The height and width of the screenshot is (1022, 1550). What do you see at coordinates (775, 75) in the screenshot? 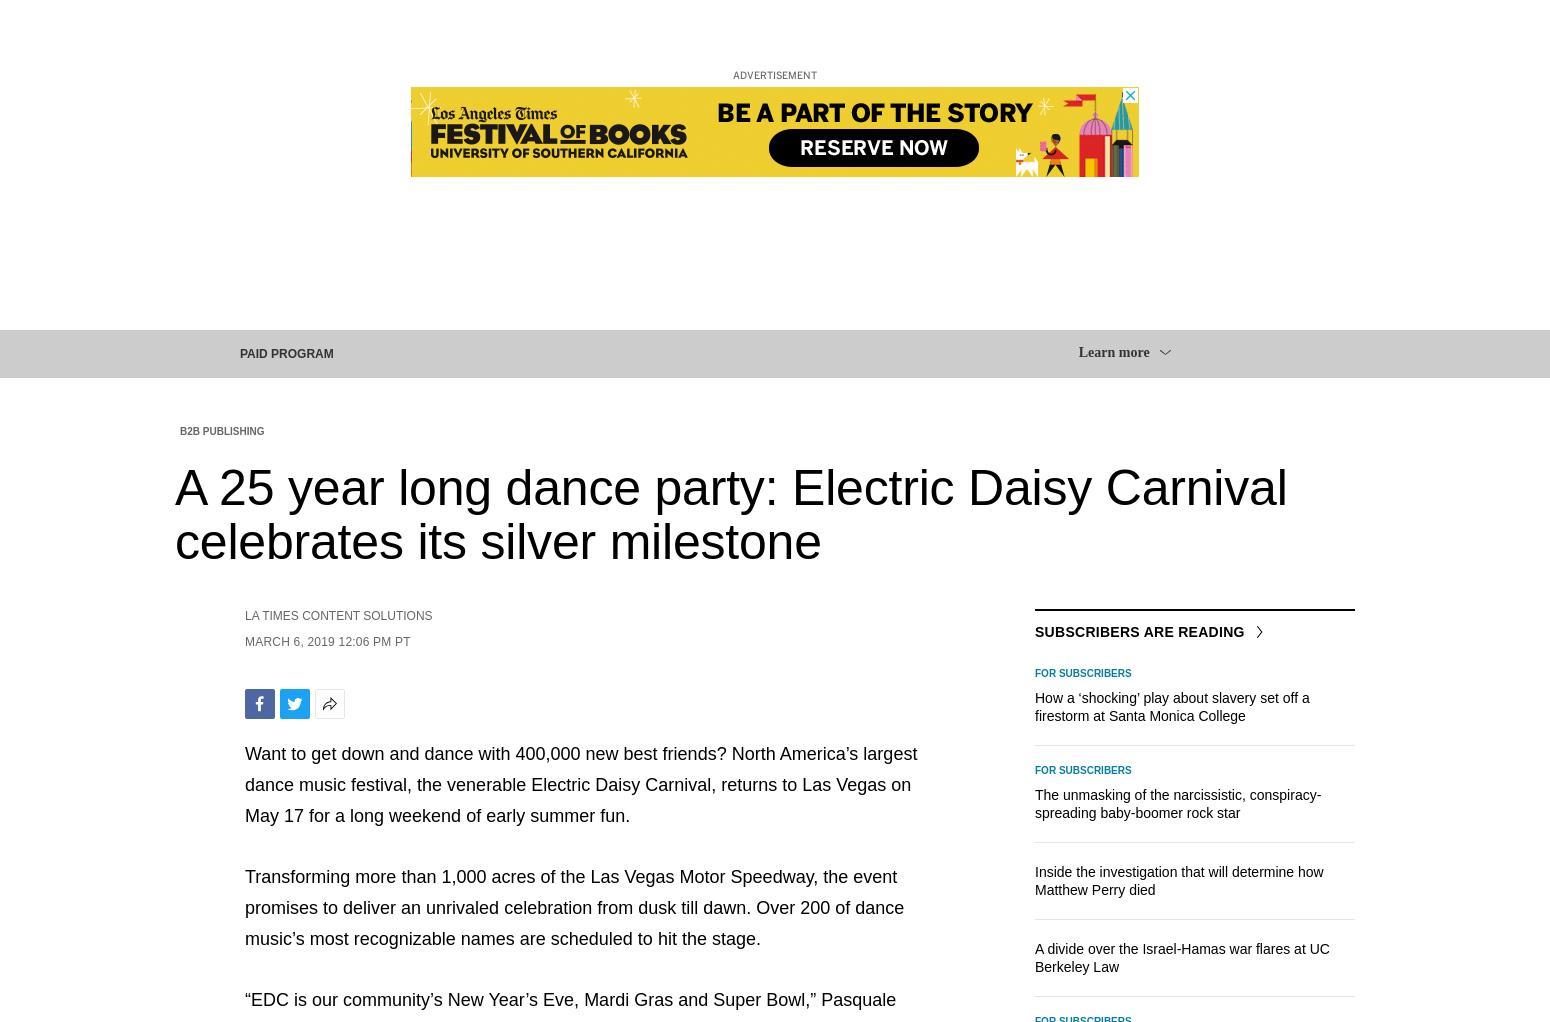
I see `'Advertisement'` at bounding box center [775, 75].